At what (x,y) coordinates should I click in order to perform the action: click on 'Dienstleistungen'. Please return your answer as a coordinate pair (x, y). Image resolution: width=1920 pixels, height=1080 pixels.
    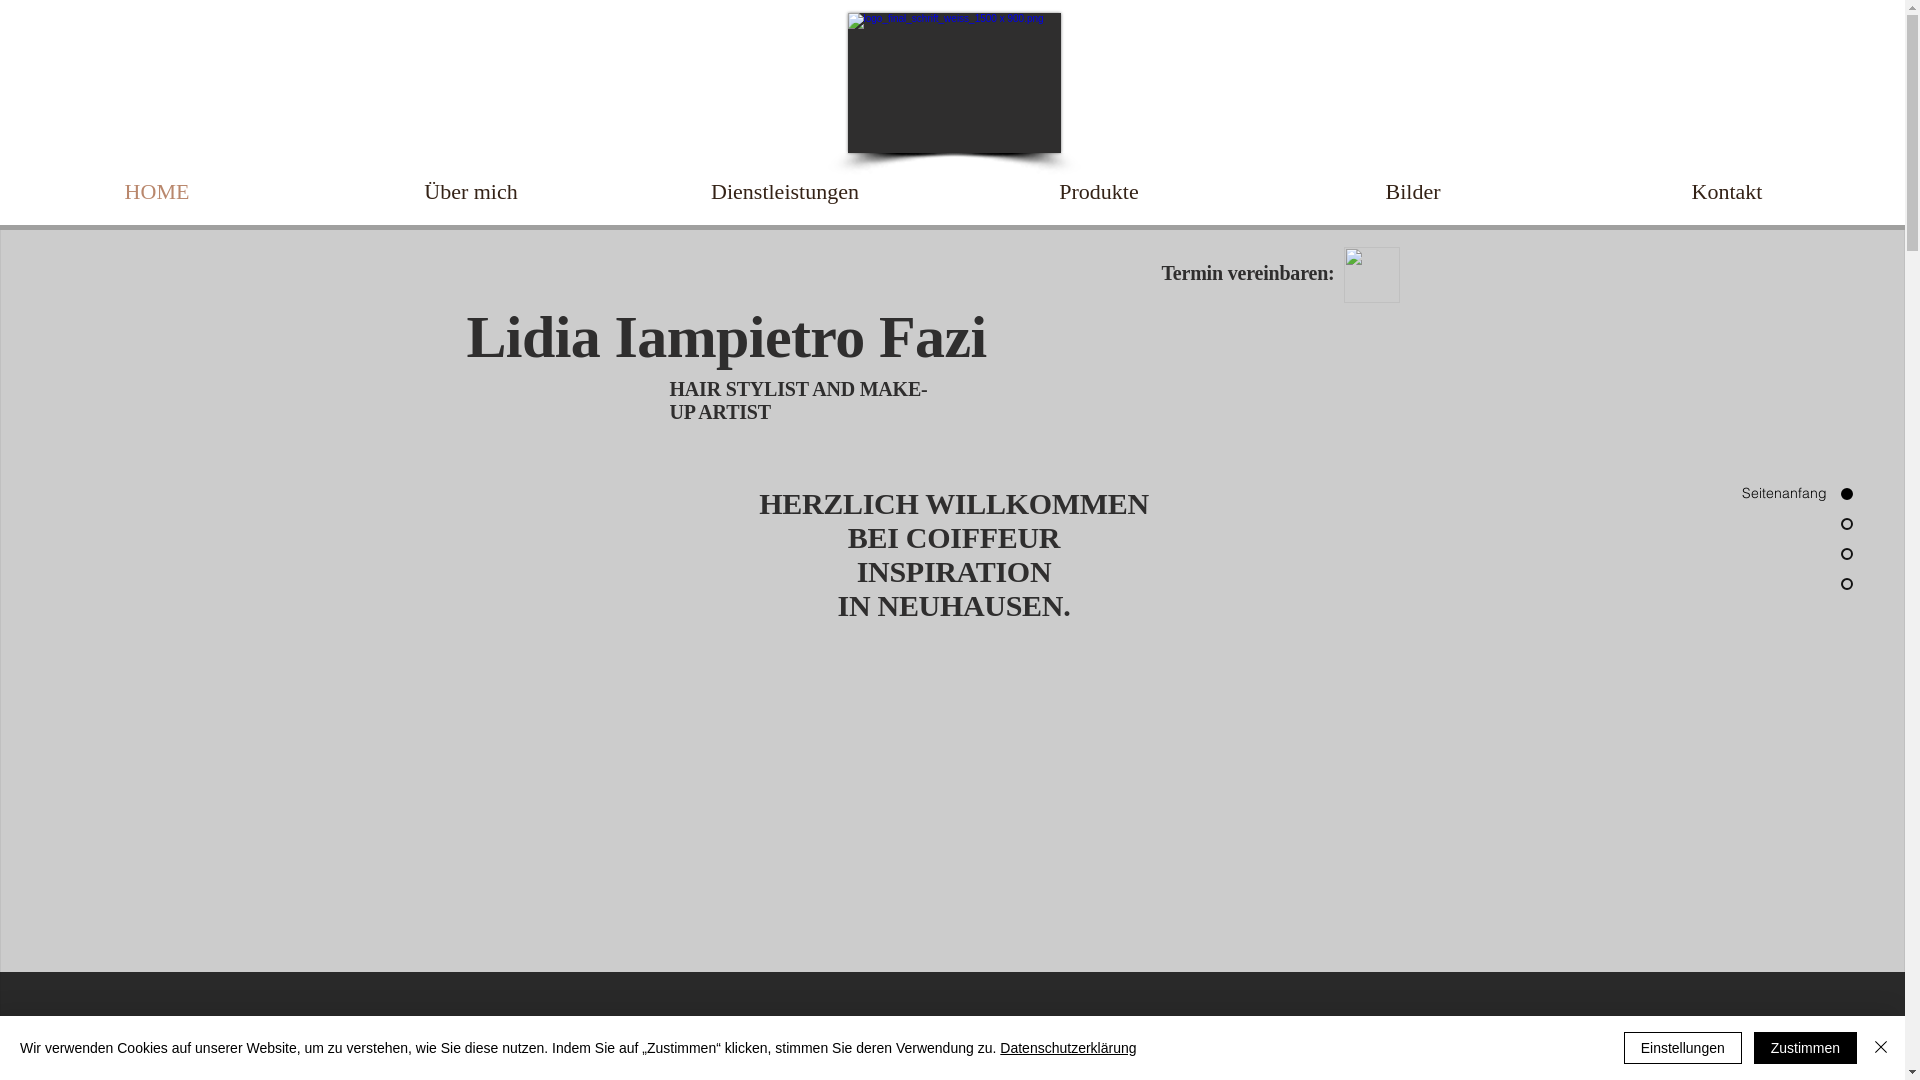
    Looking at the image, I should click on (784, 192).